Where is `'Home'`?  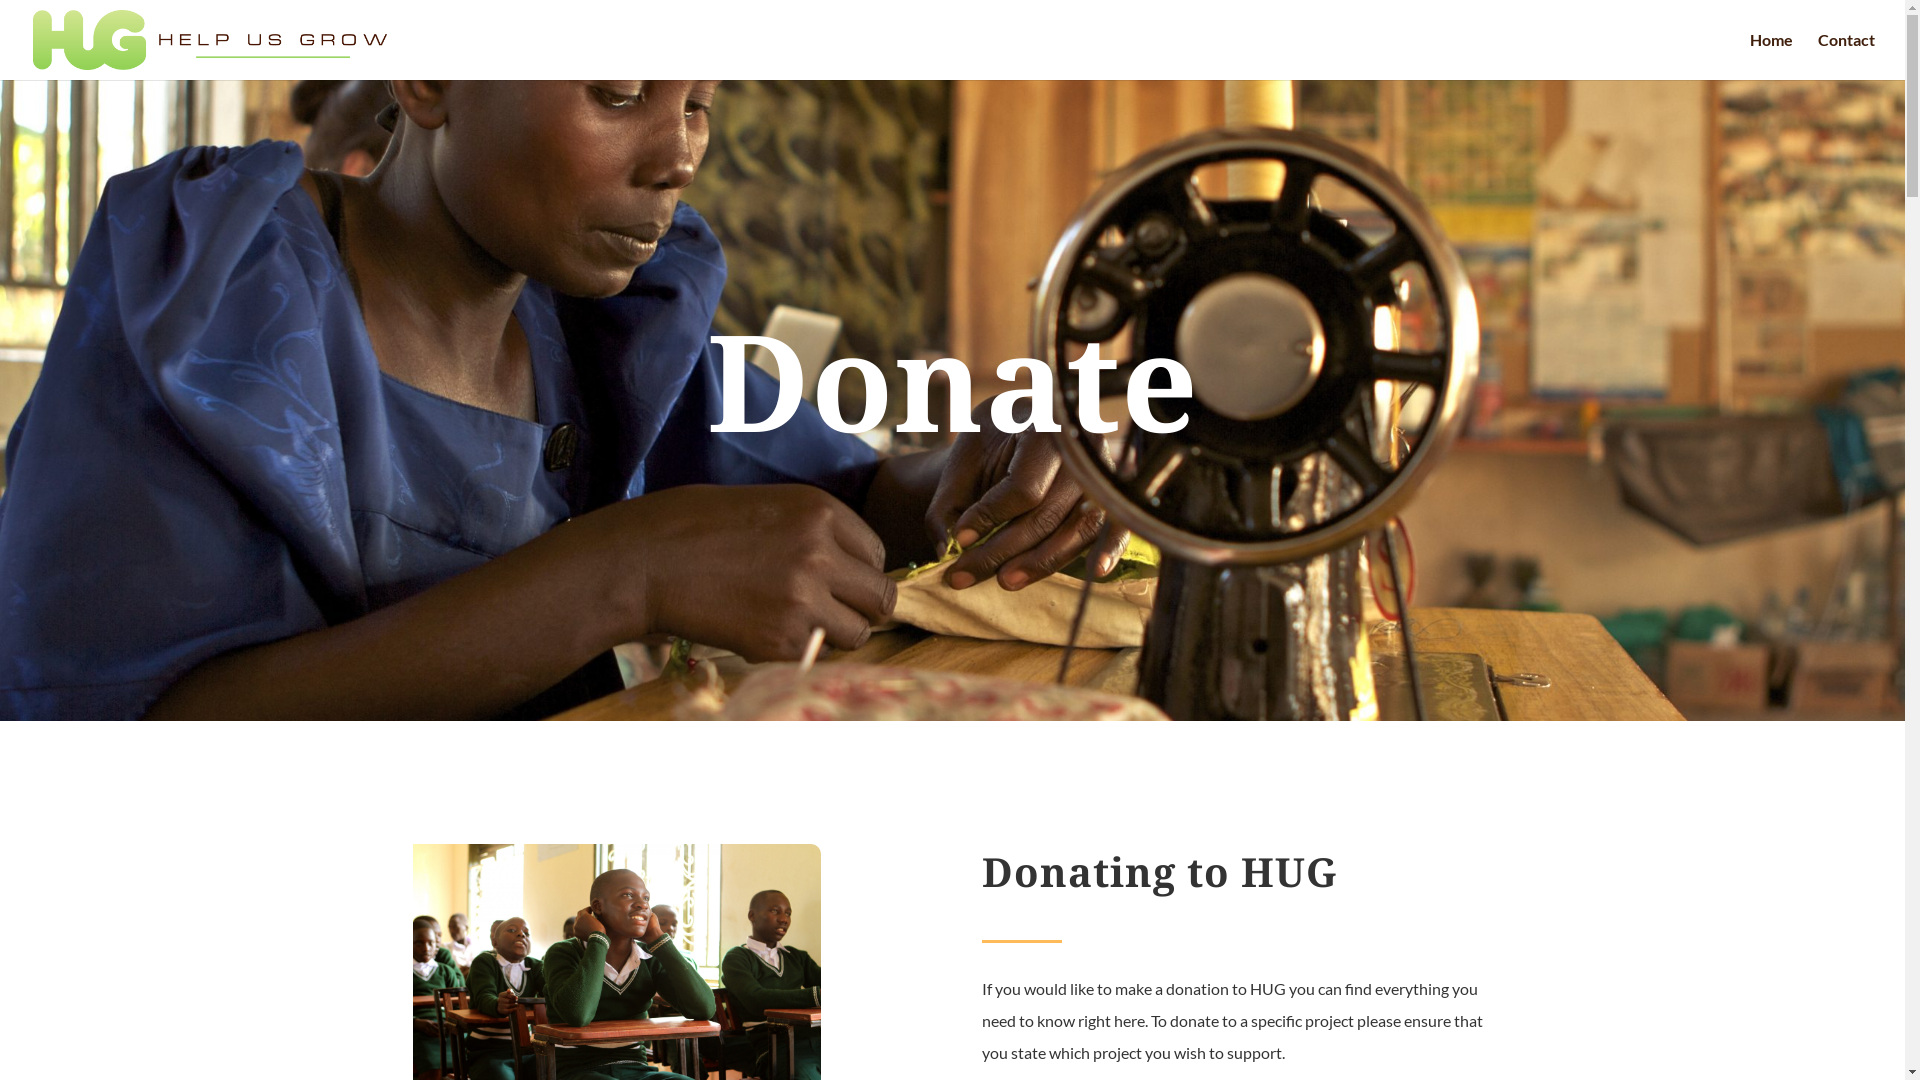 'Home' is located at coordinates (1771, 55).